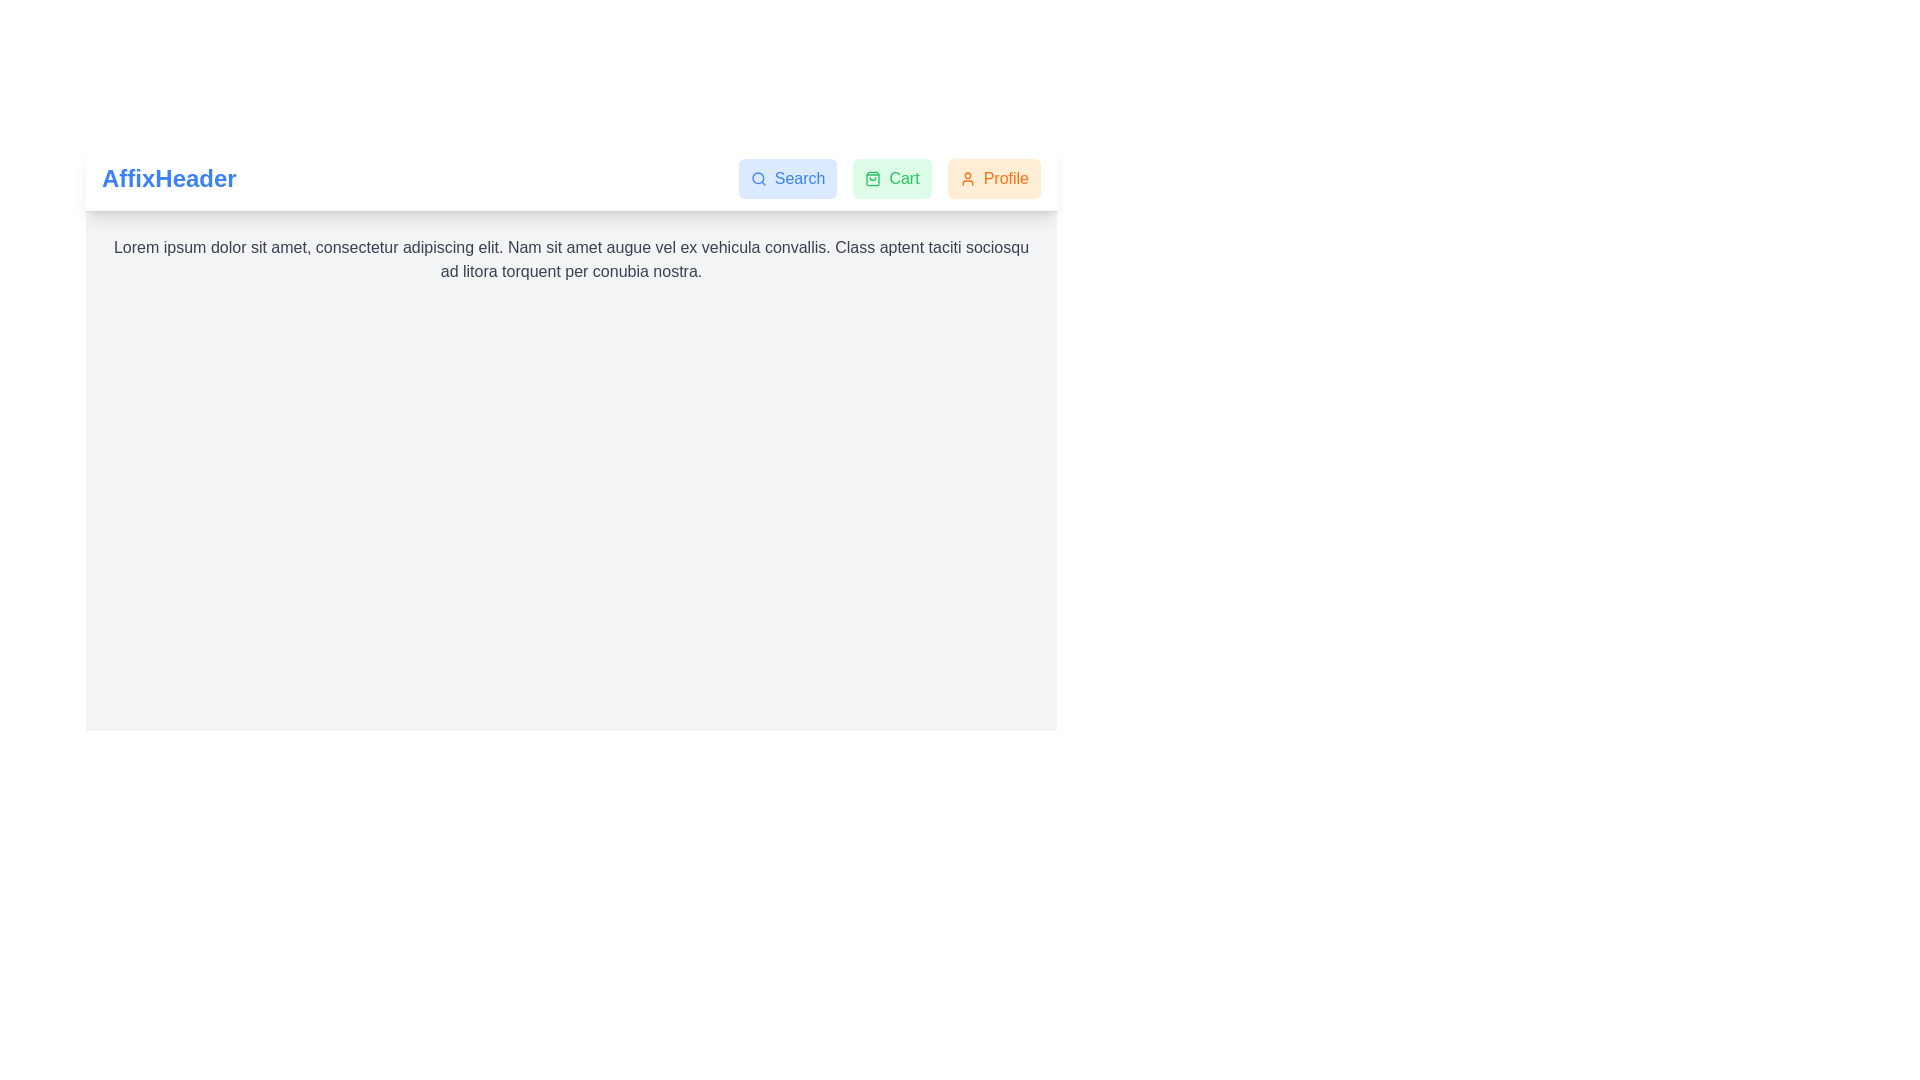 Image resolution: width=1920 pixels, height=1080 pixels. Describe the element at coordinates (873, 177) in the screenshot. I see `the shopping bag icon located in the 'Cart' button group` at that location.